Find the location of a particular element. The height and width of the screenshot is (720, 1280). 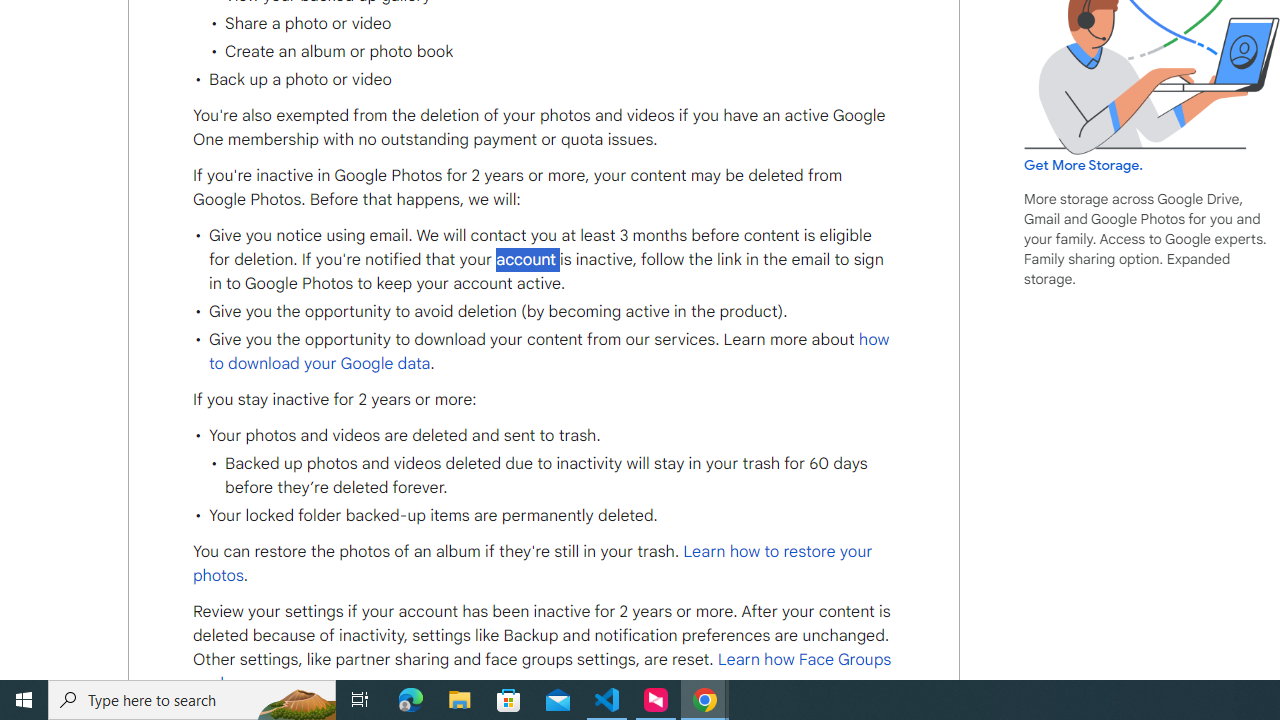

'how to download your Google data' is located at coordinates (549, 350).